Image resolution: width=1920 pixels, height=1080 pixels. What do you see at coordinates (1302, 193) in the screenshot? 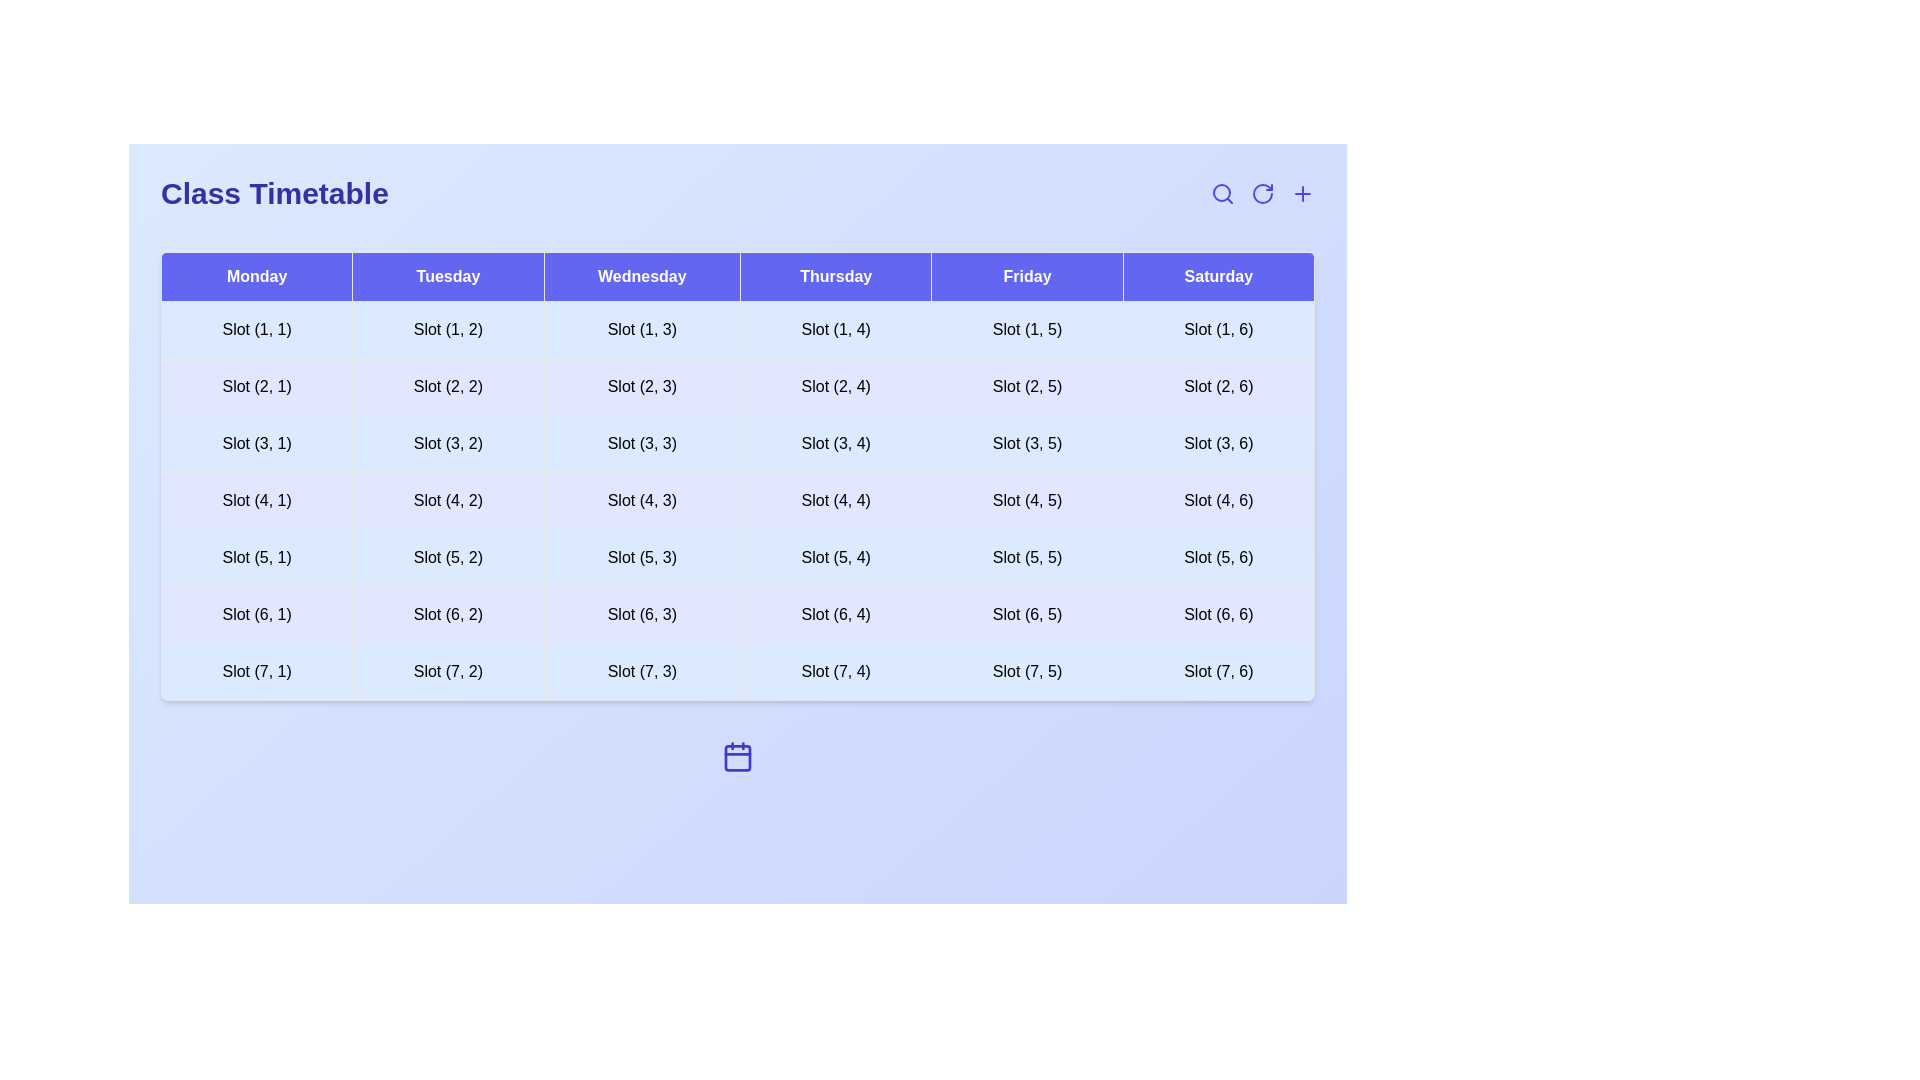
I see `the add icon to add a new schedule item` at bounding box center [1302, 193].